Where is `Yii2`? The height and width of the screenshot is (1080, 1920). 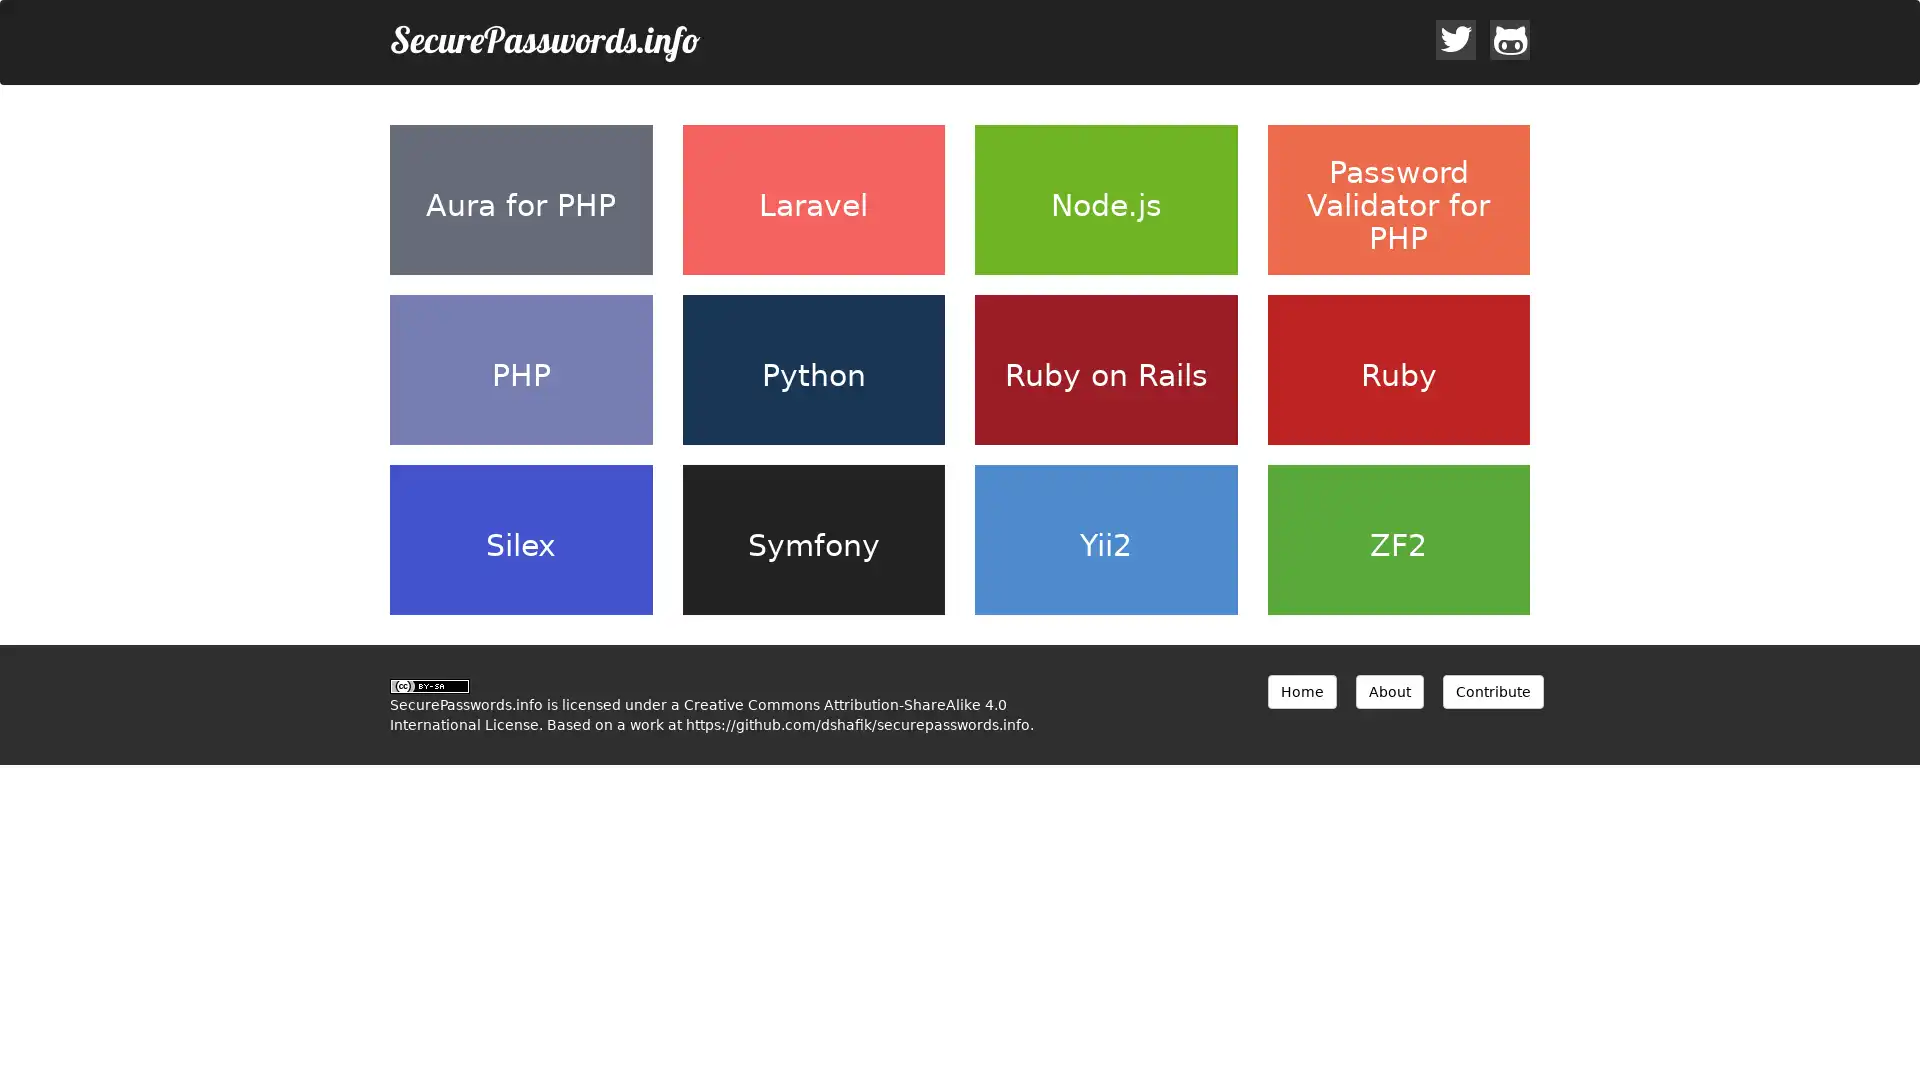 Yii2 is located at coordinates (1104, 540).